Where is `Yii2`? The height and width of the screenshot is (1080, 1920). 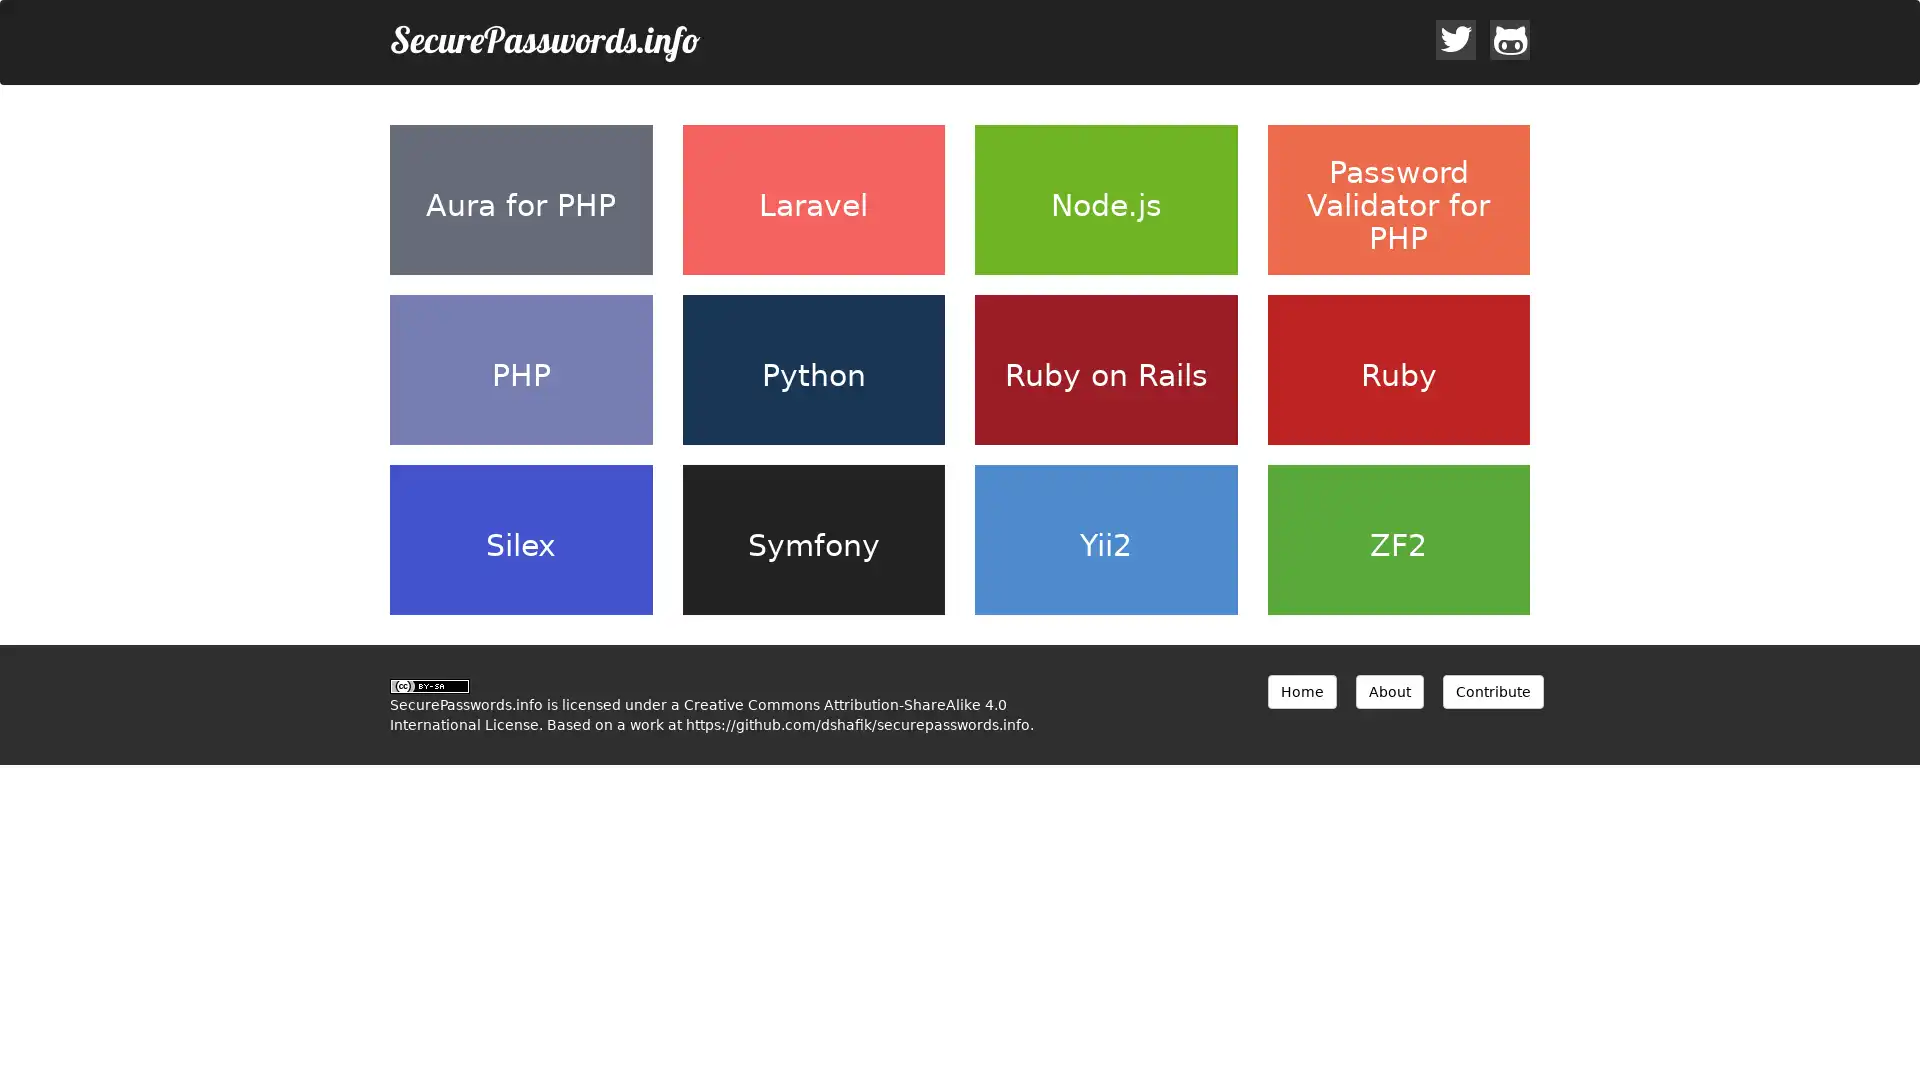 Yii2 is located at coordinates (1104, 540).